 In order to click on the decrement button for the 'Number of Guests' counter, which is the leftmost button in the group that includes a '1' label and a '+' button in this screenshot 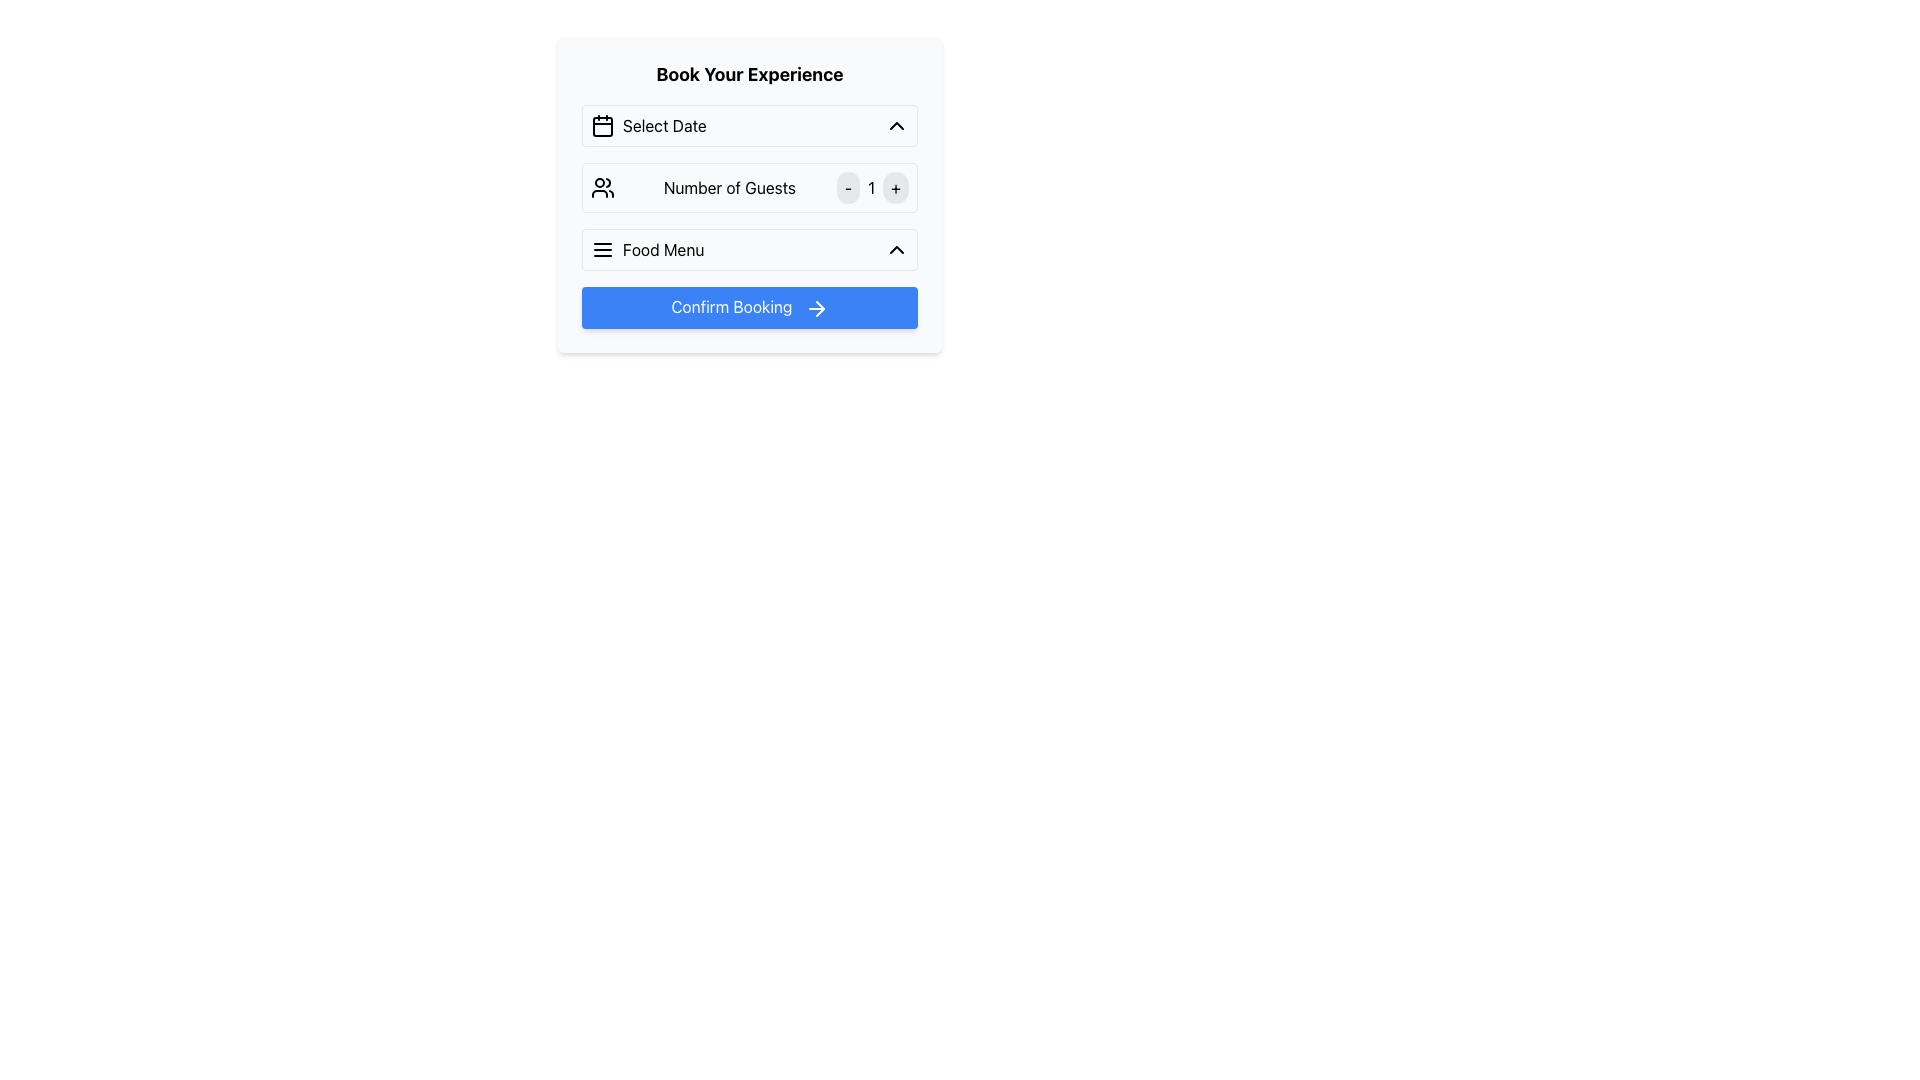, I will do `click(848, 188)`.